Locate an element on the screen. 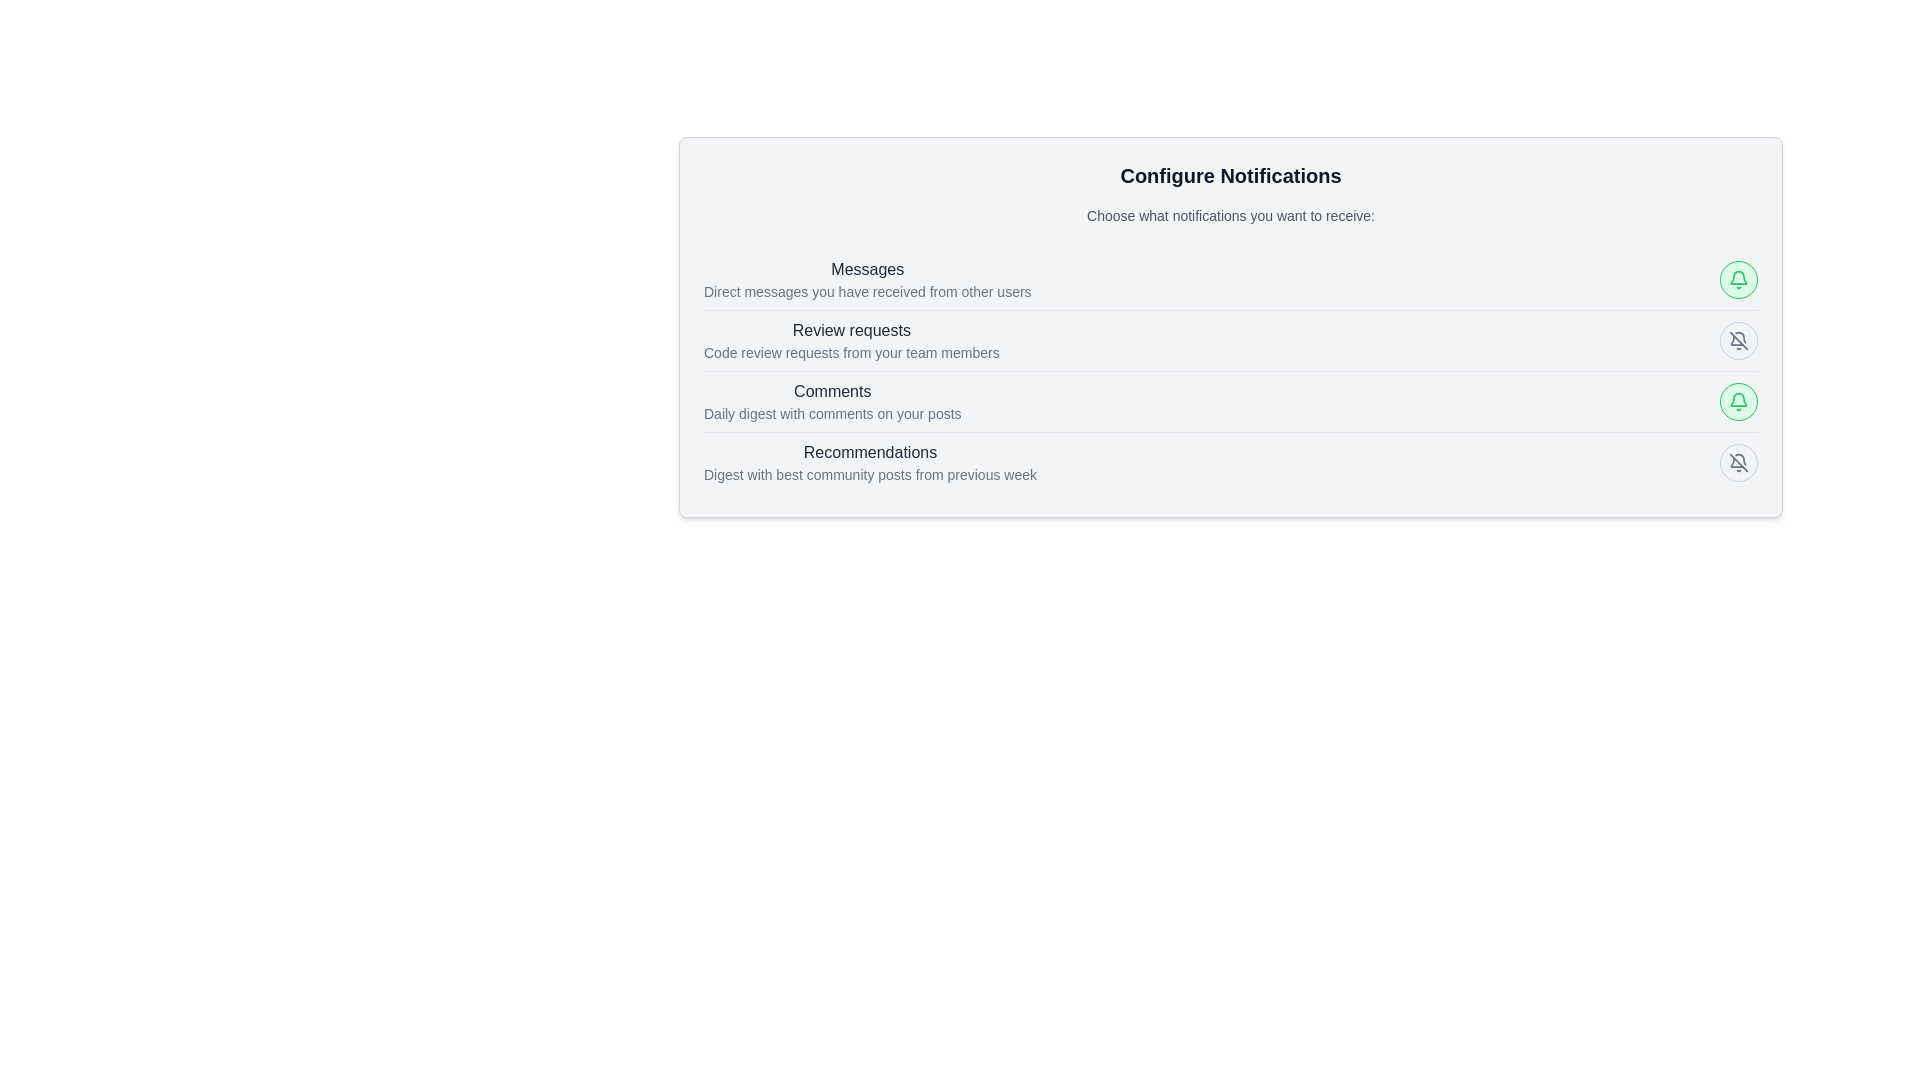  the subtitle text 'Digest with best community posts from previous week' located under the 'Recommendations' header in the Configure Notifications section is located at coordinates (870, 474).